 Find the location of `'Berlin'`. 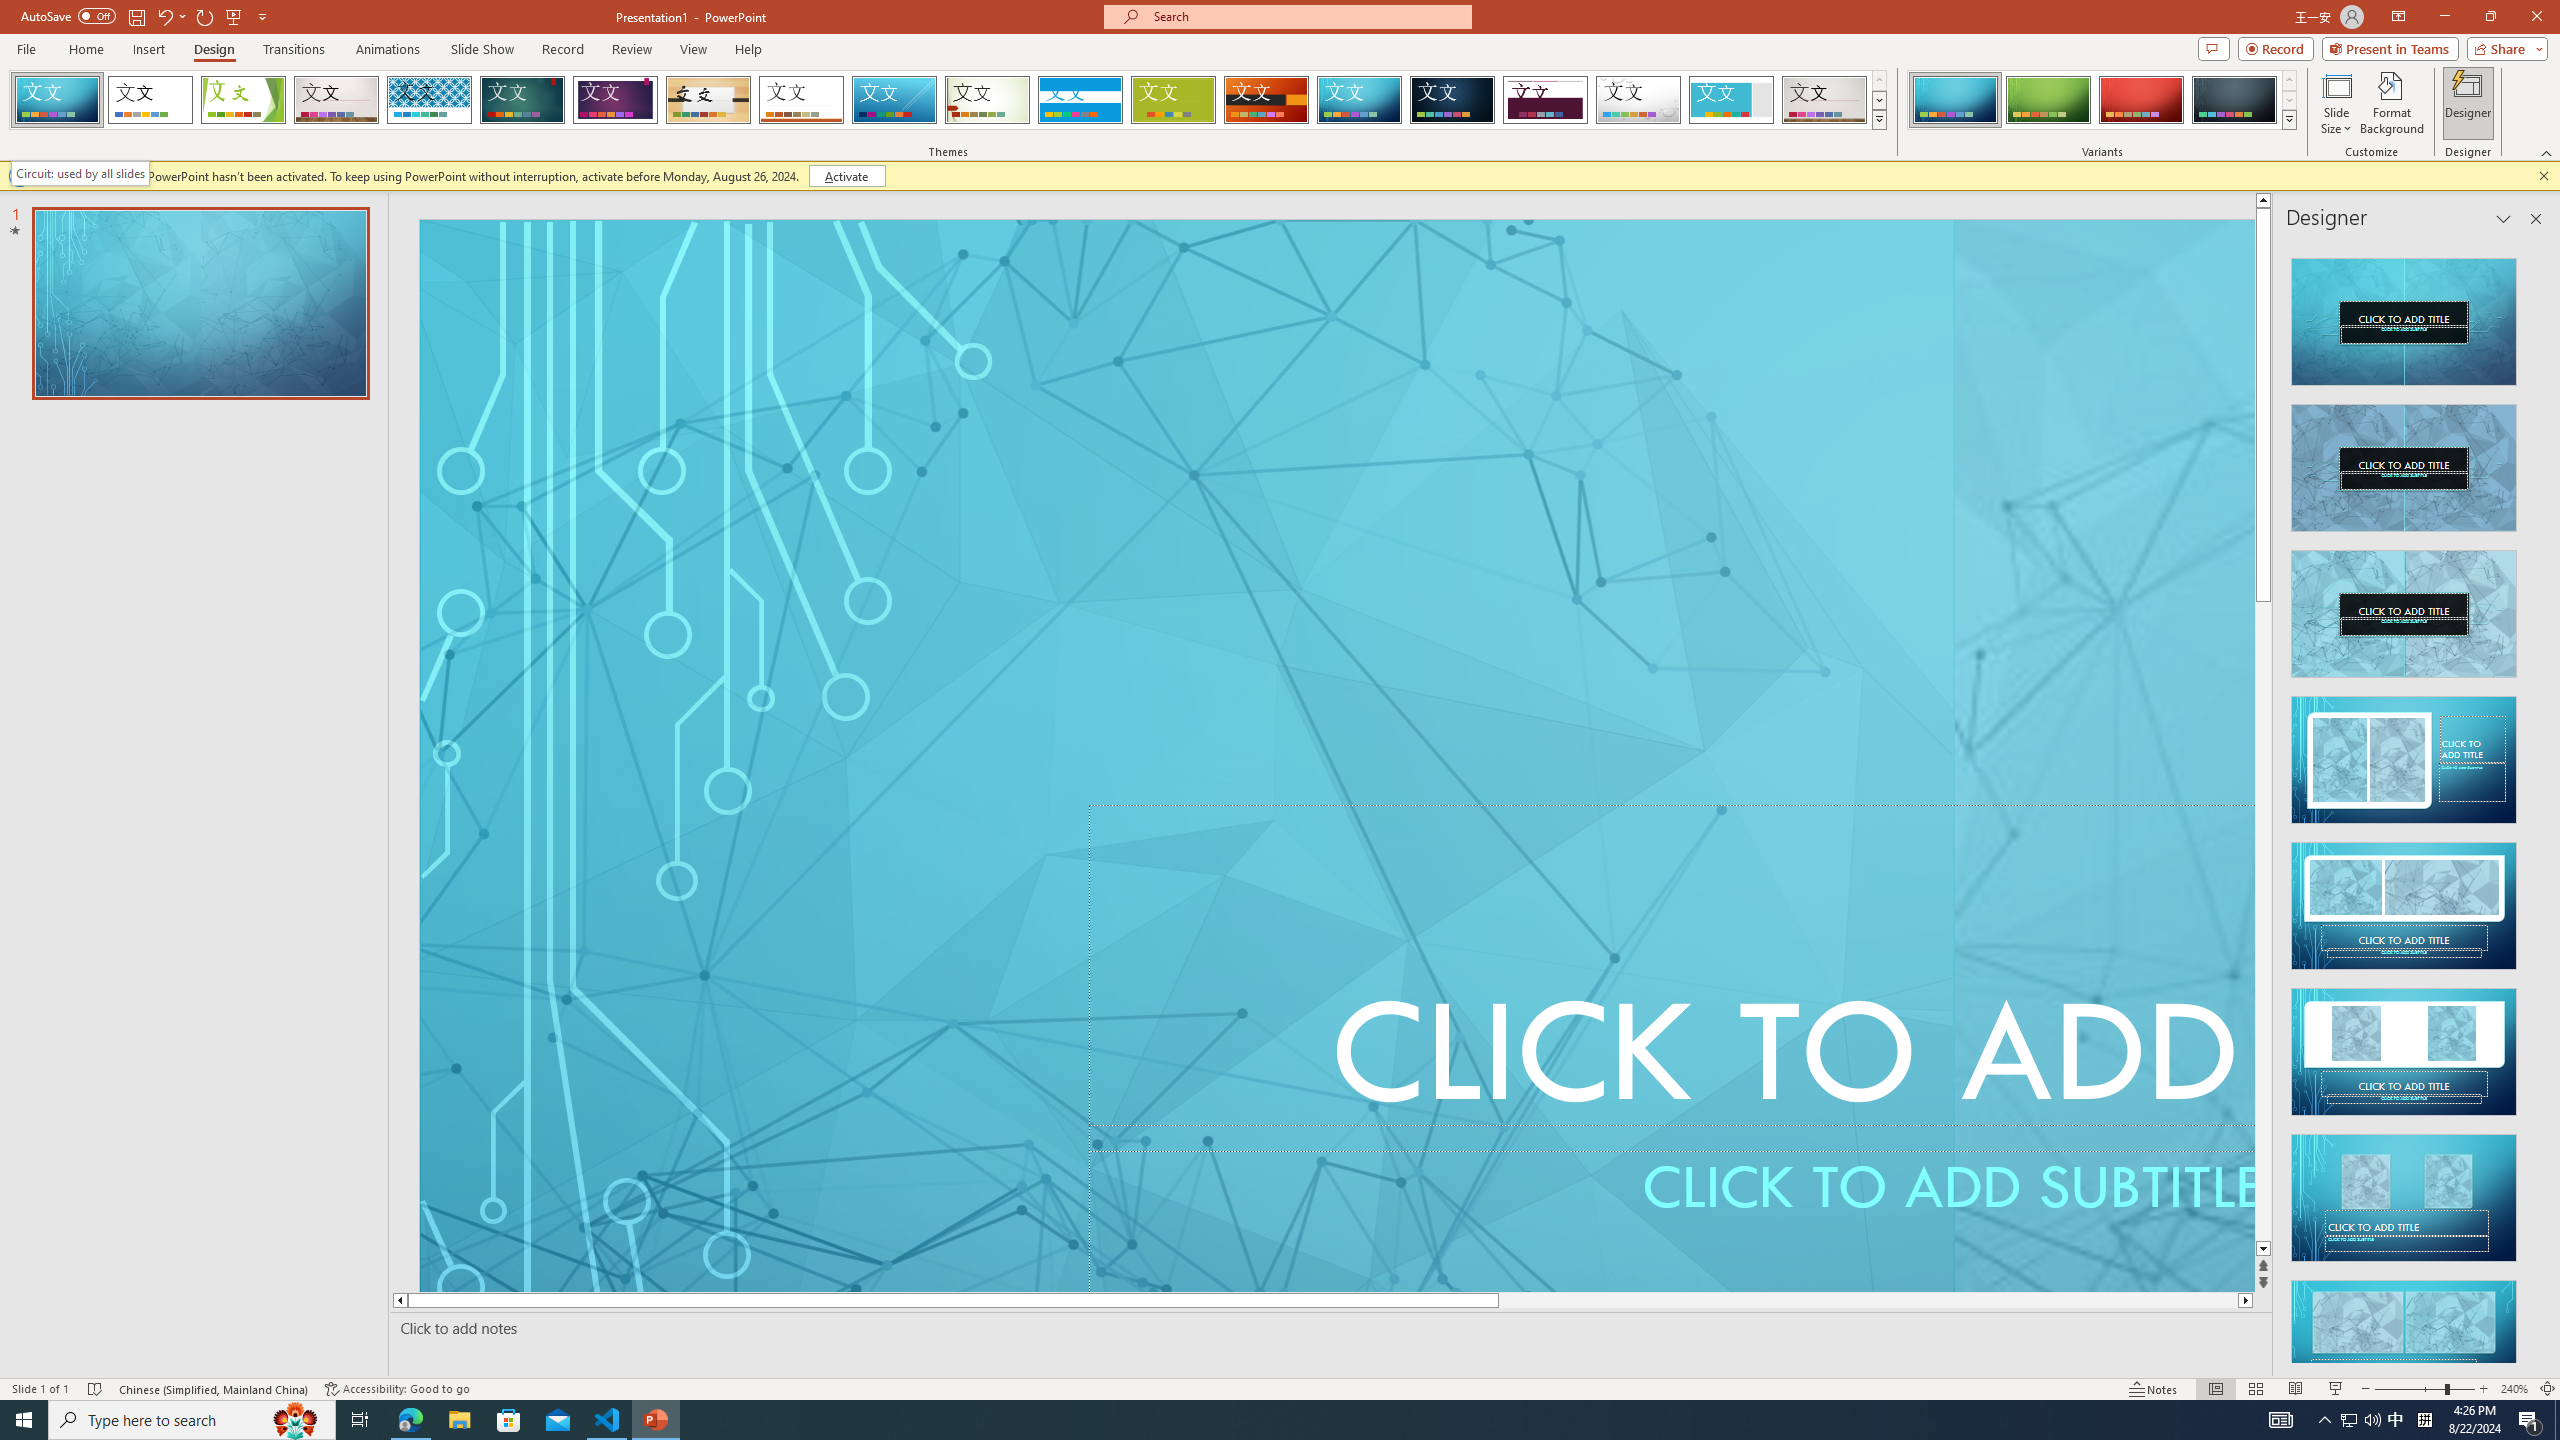

'Berlin' is located at coordinates (1267, 99).